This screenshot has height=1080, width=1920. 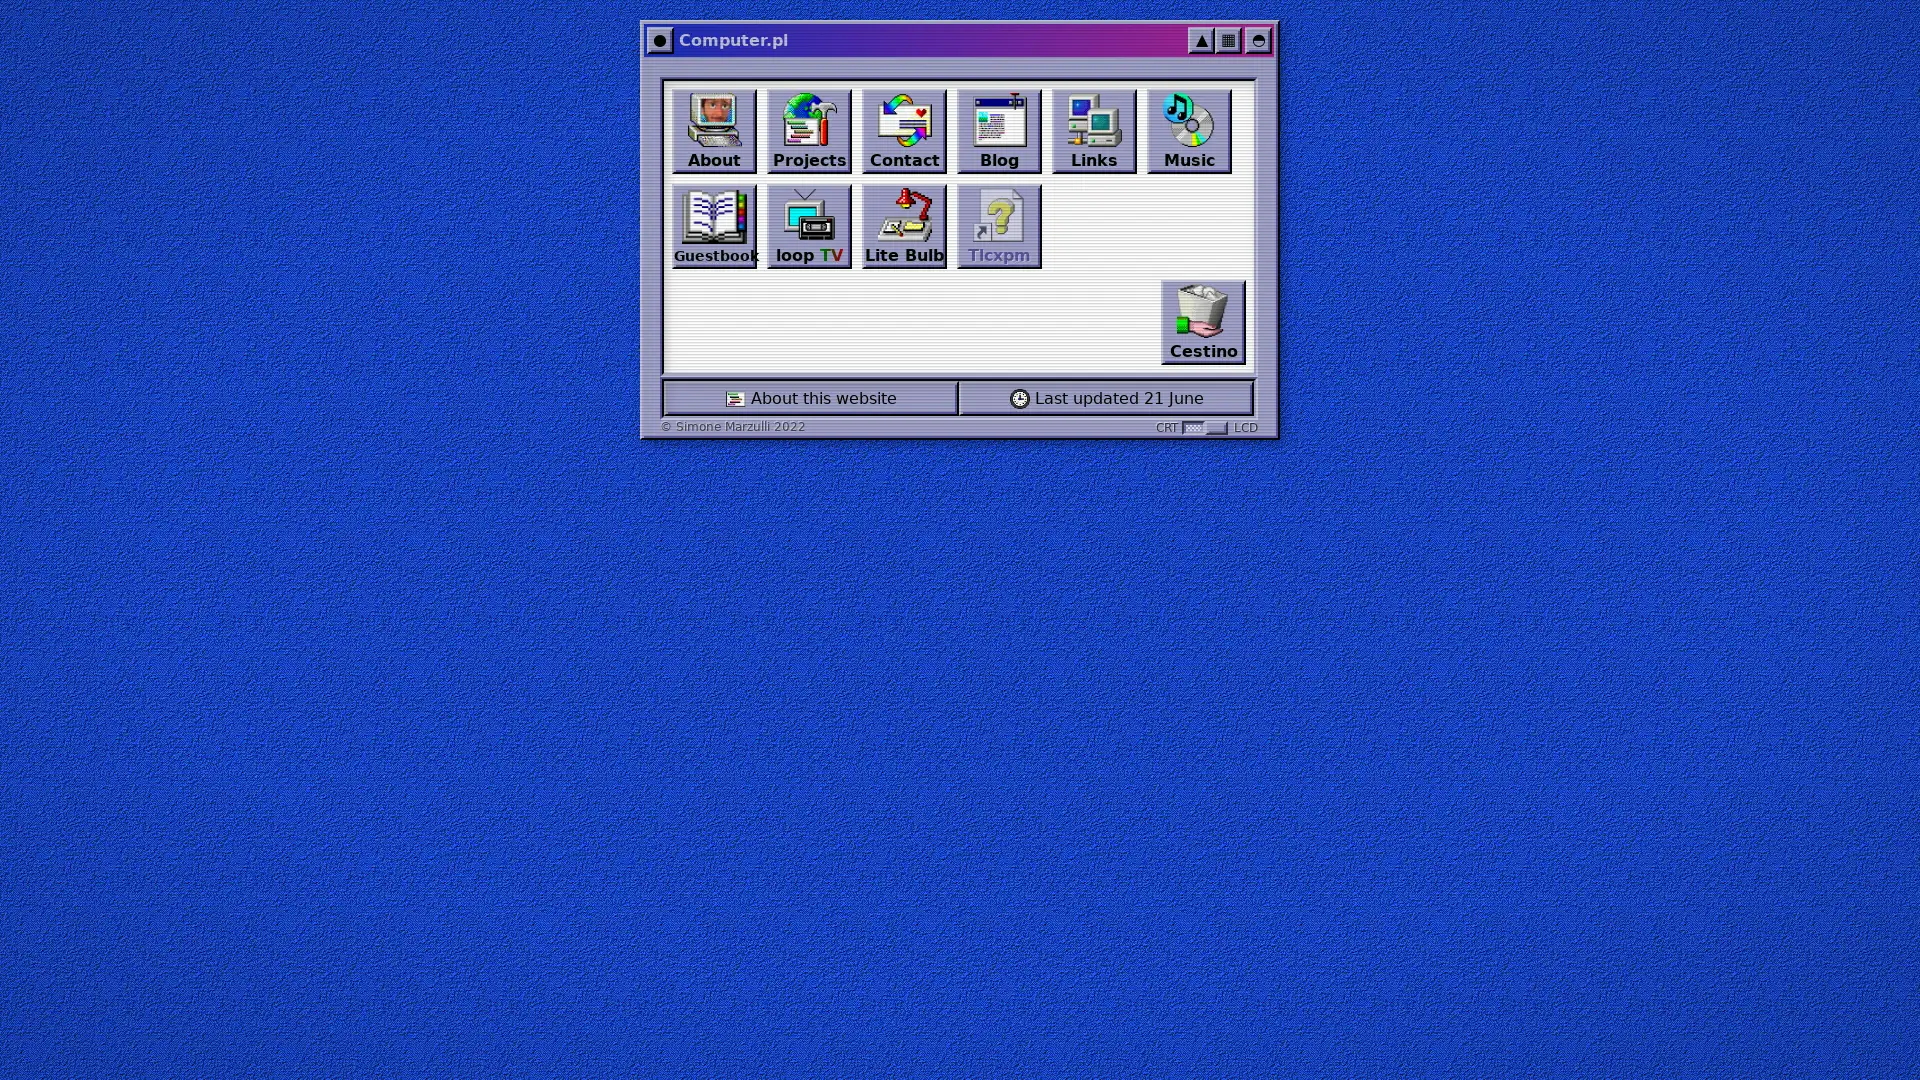 I want to click on code About this website, so click(x=811, y=398).